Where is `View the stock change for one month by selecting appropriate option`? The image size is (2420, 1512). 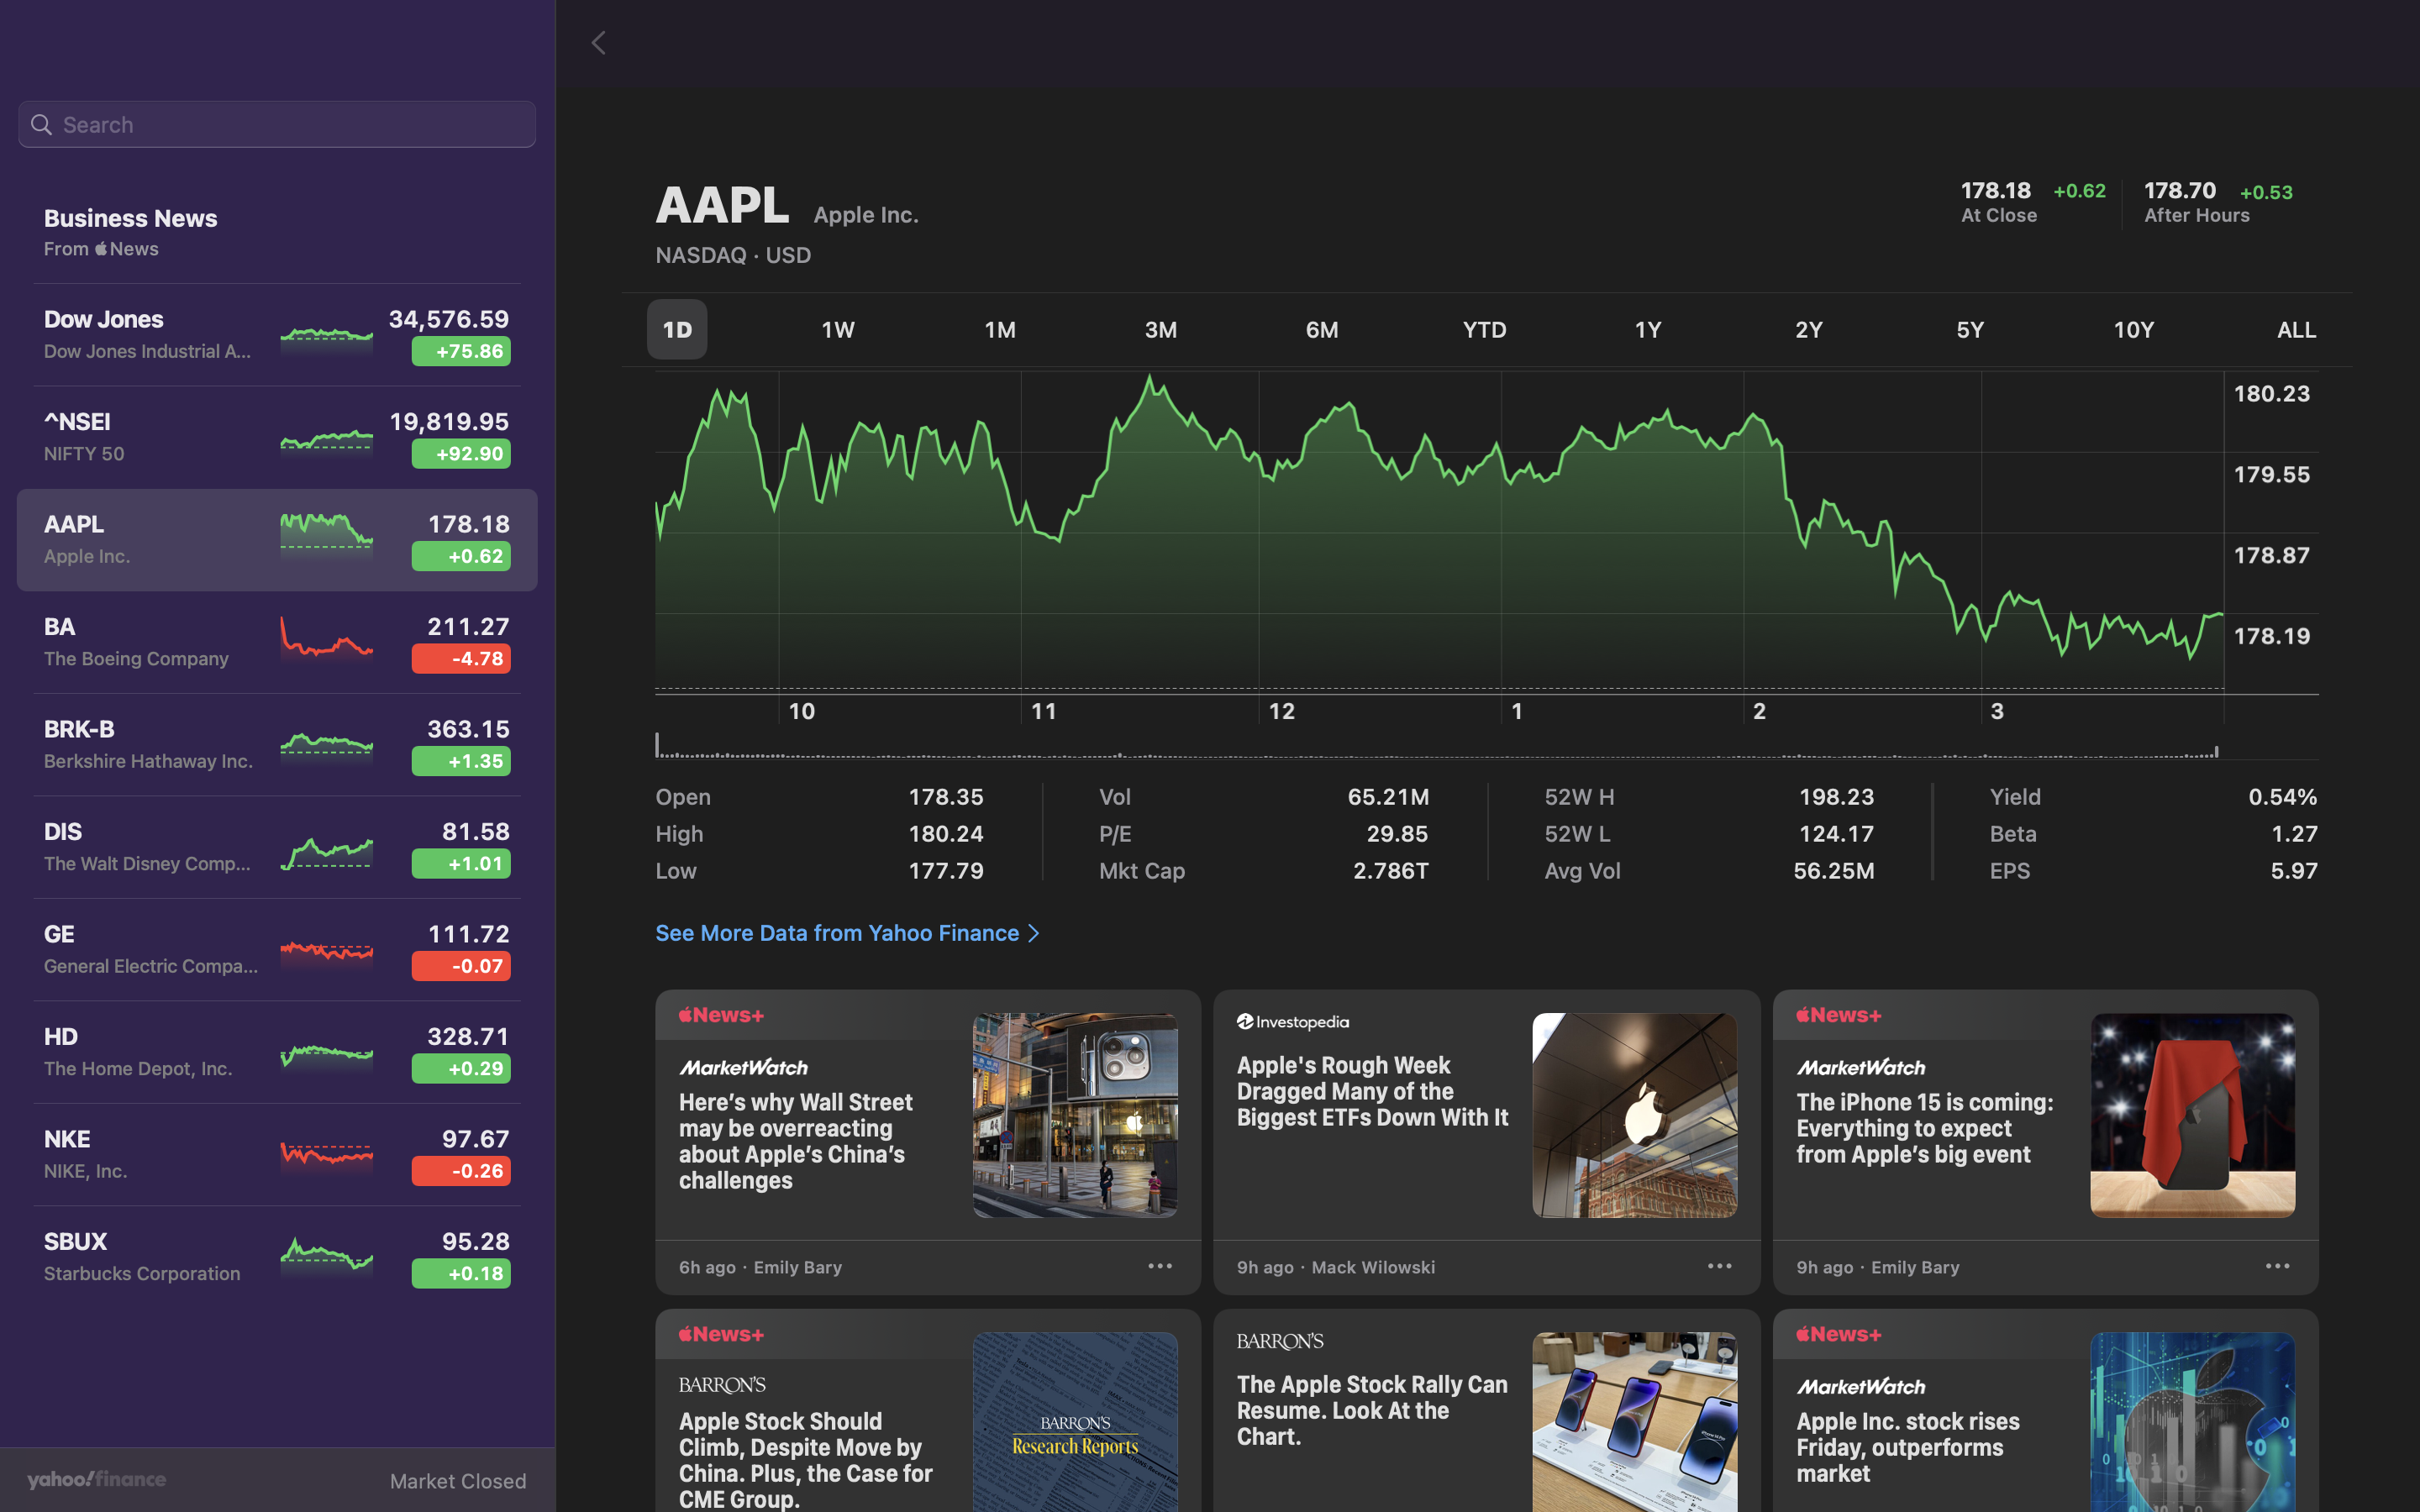
View the stock change for one month by selecting appropriate option is located at coordinates (1002, 324).